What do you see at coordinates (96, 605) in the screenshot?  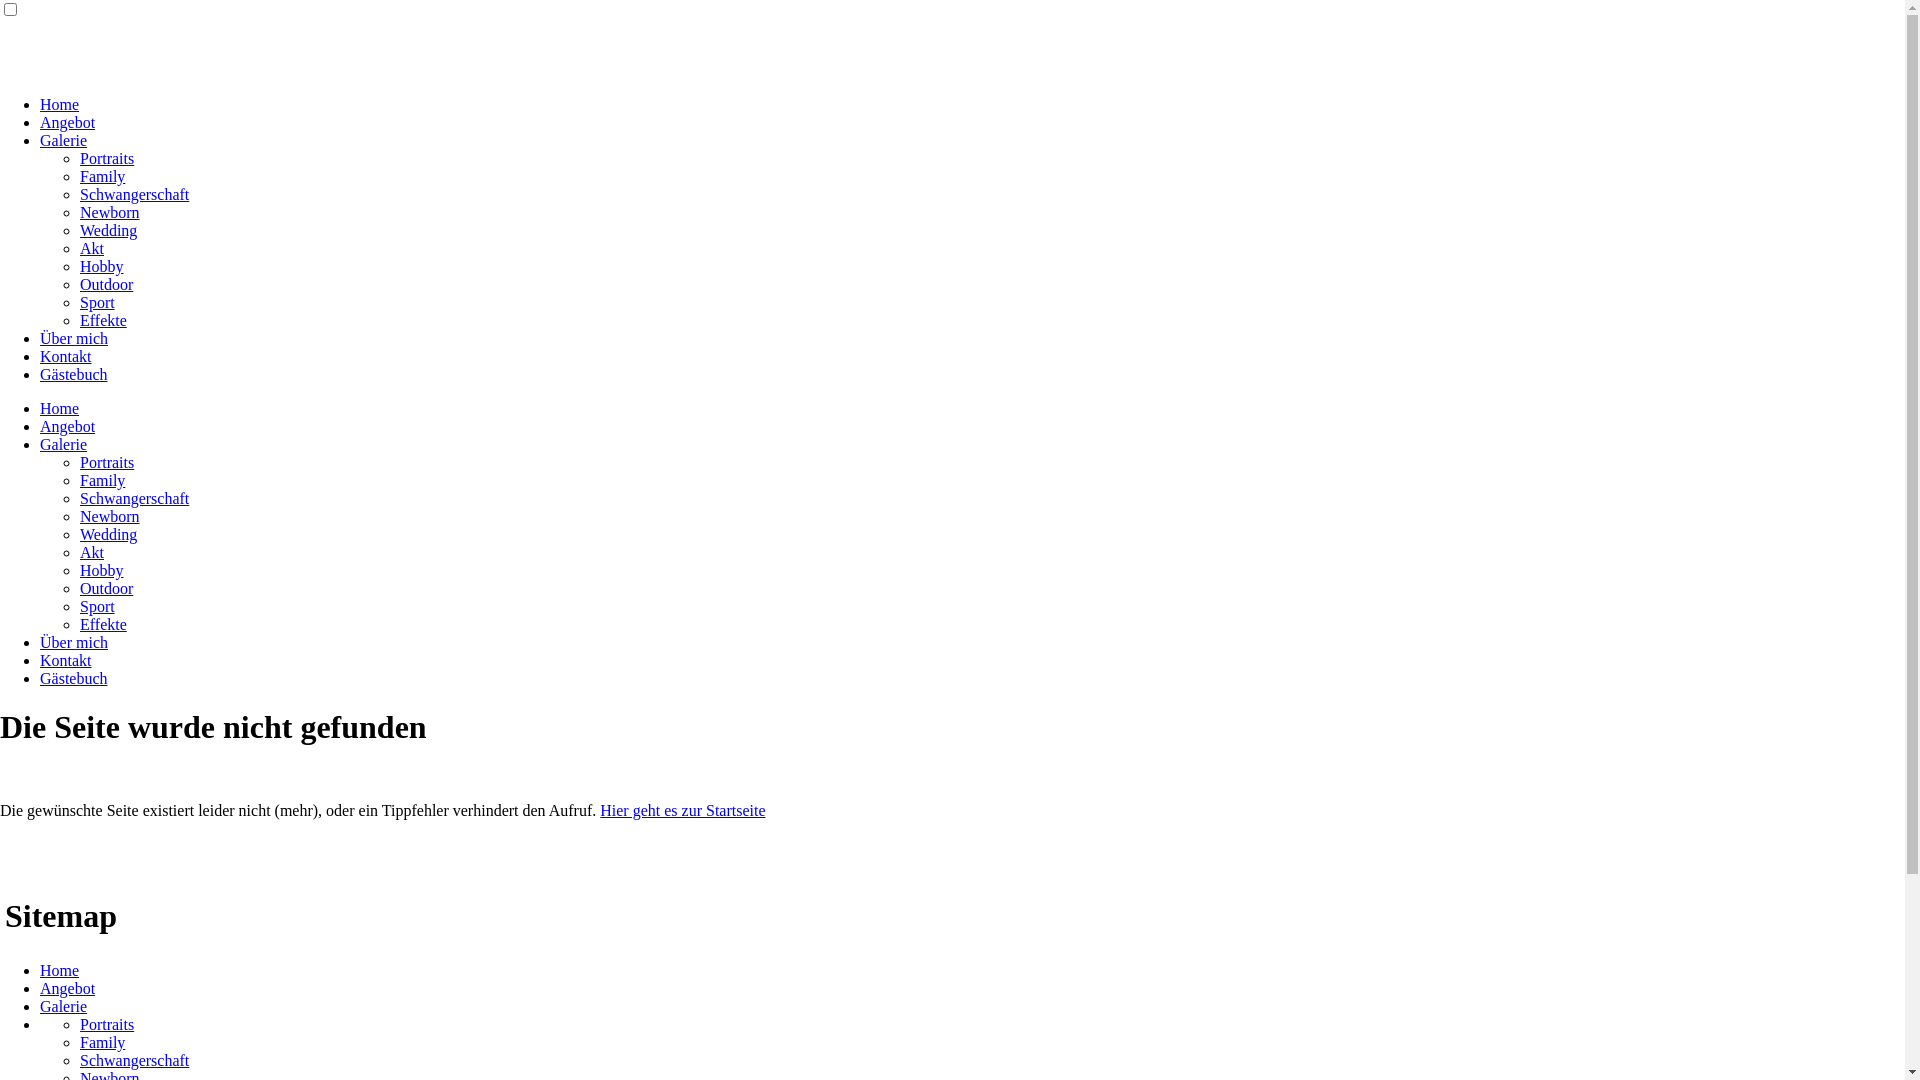 I see `'Sport'` at bounding box center [96, 605].